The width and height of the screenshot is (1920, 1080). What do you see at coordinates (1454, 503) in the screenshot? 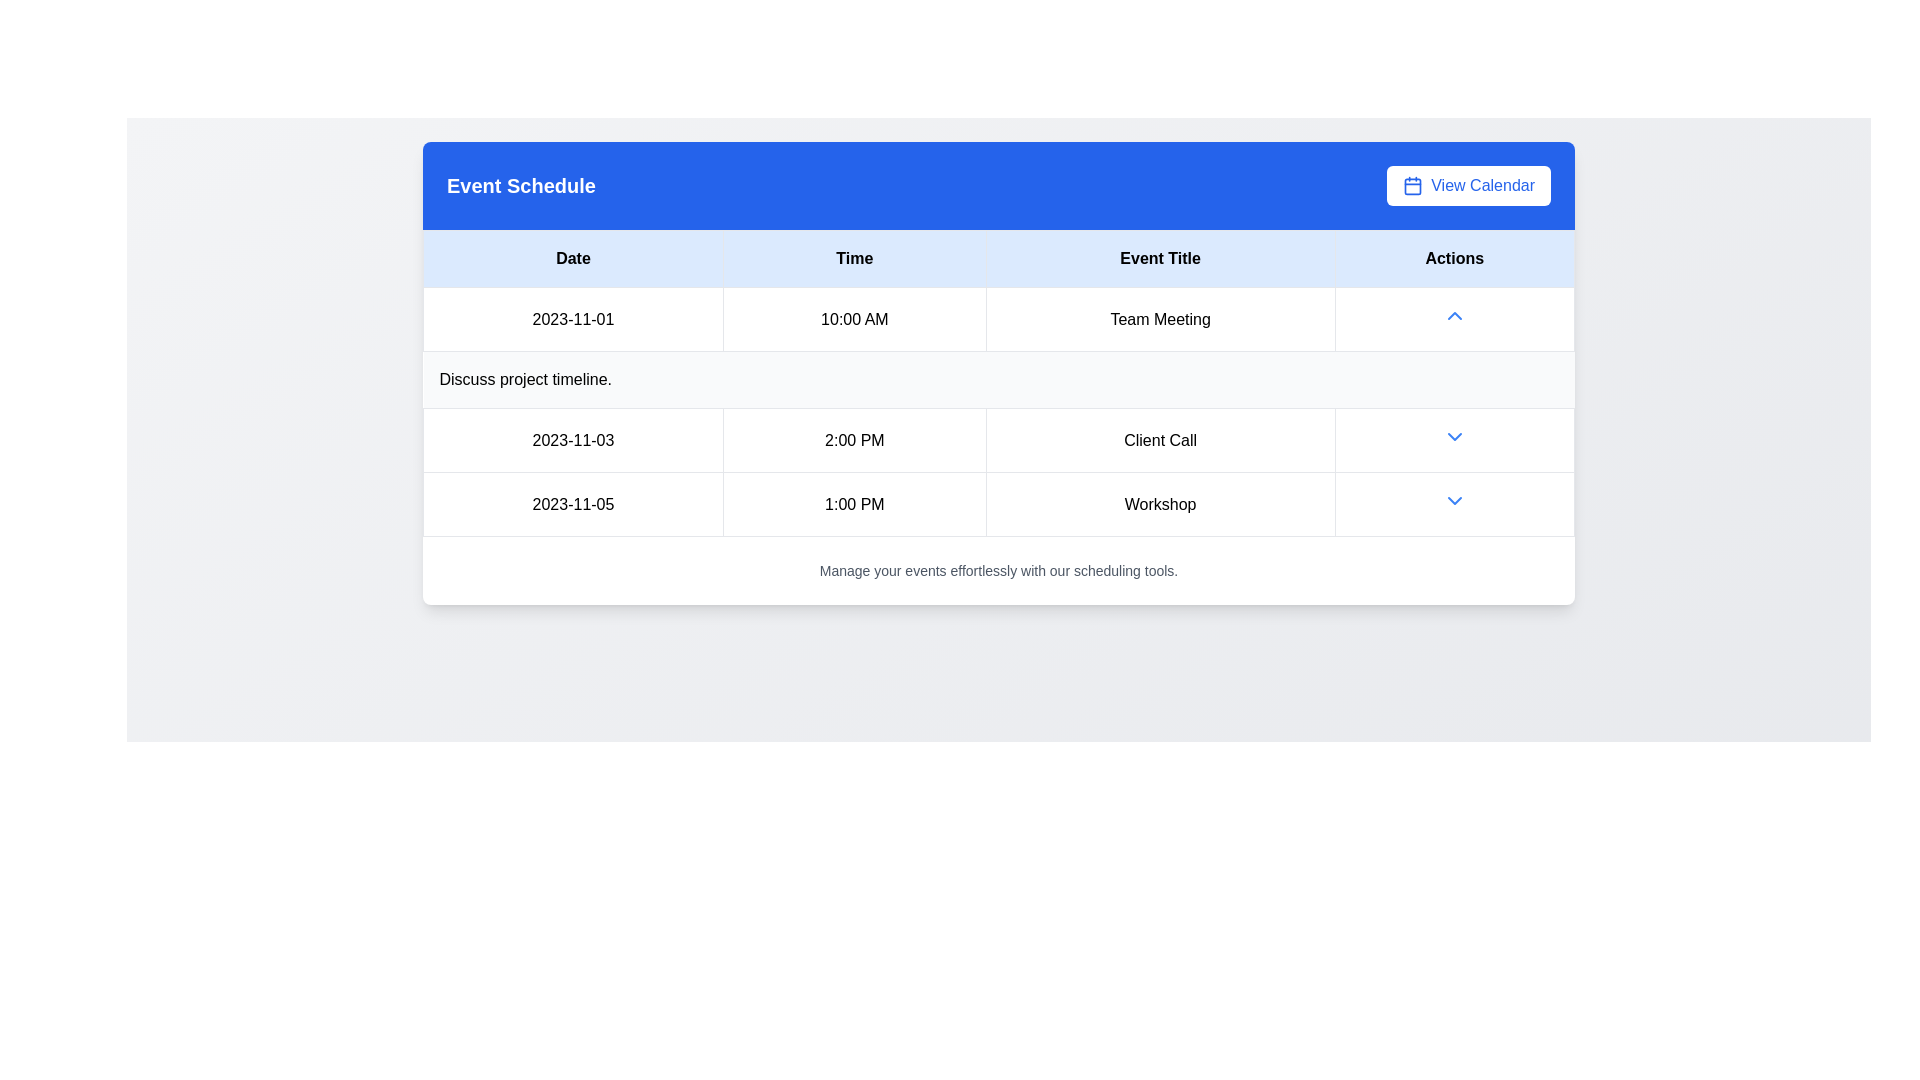
I see `the small, blue downward-pointing arrow icon located in the 'Actions' column of the last row in the table near the 'Workshop' event` at bounding box center [1454, 503].